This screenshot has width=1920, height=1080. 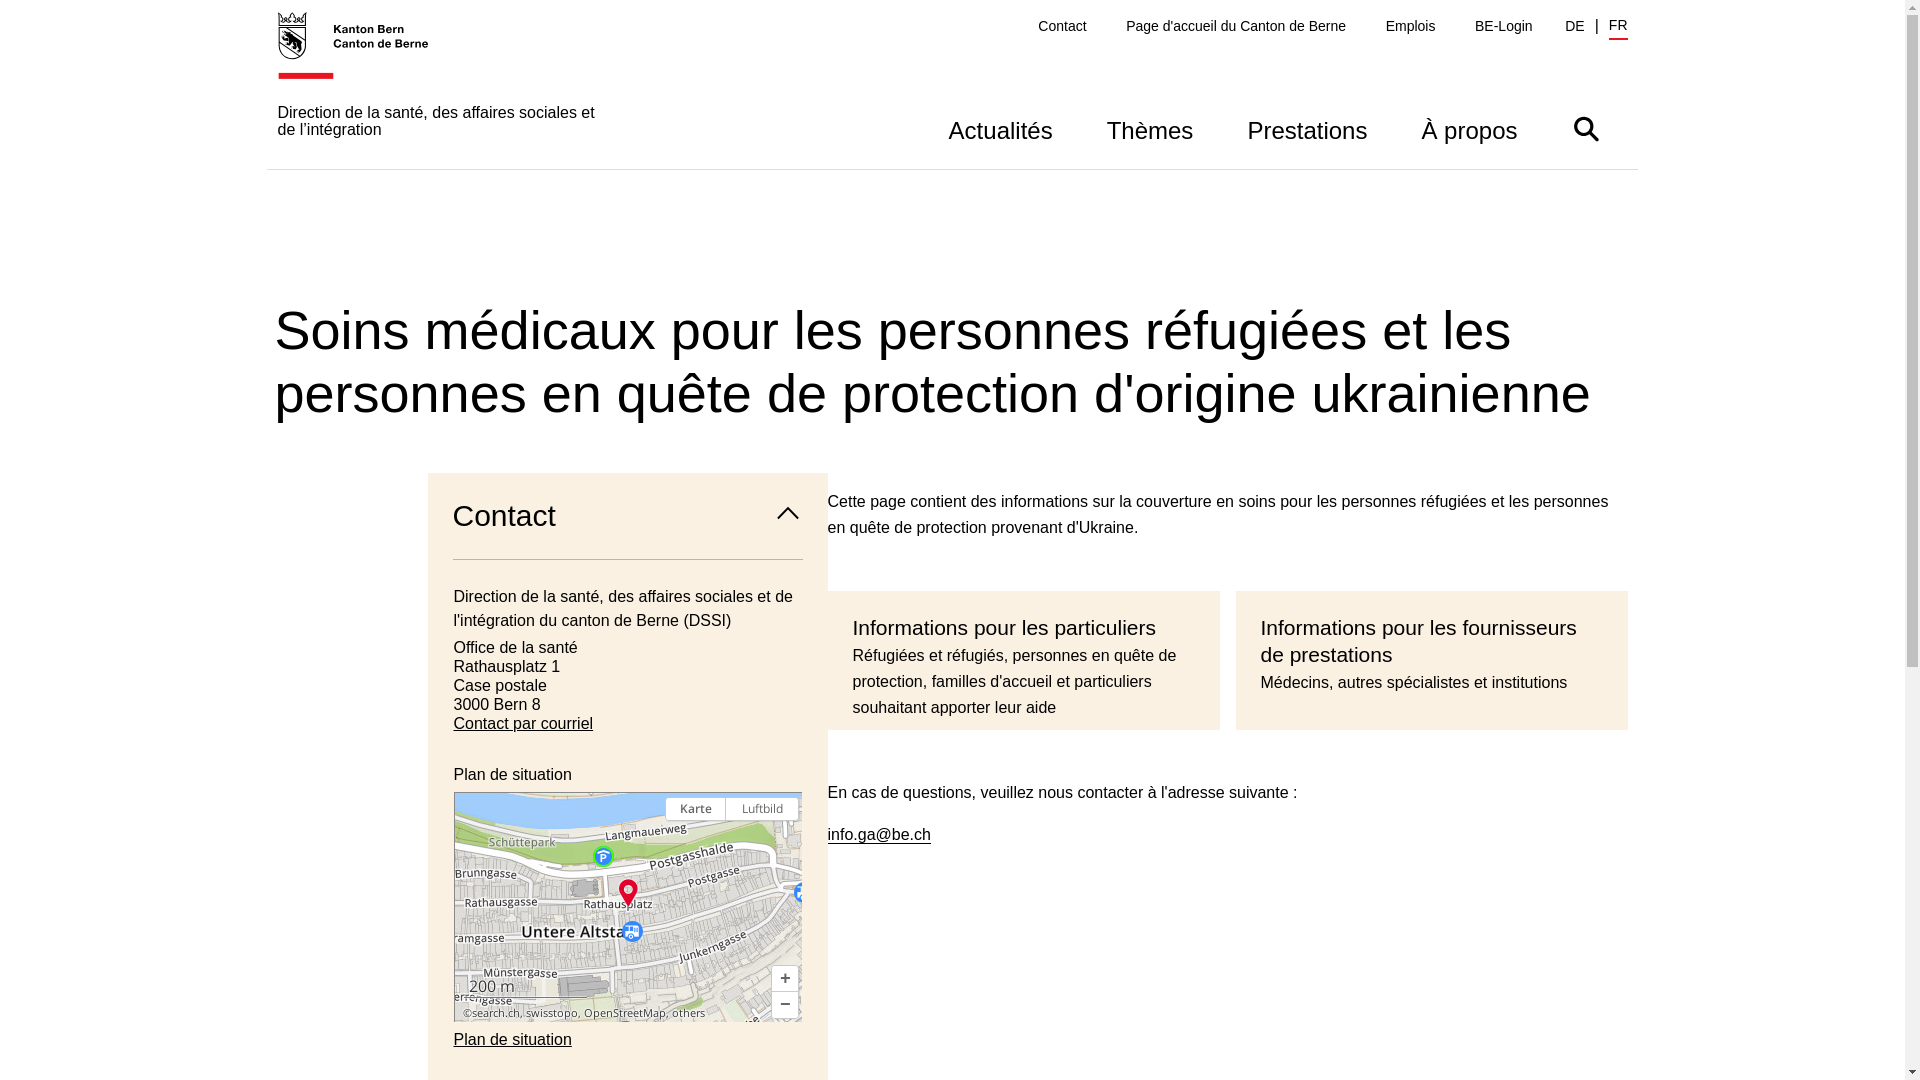 I want to click on 'info.ga@be.ch', so click(x=828, y=834).